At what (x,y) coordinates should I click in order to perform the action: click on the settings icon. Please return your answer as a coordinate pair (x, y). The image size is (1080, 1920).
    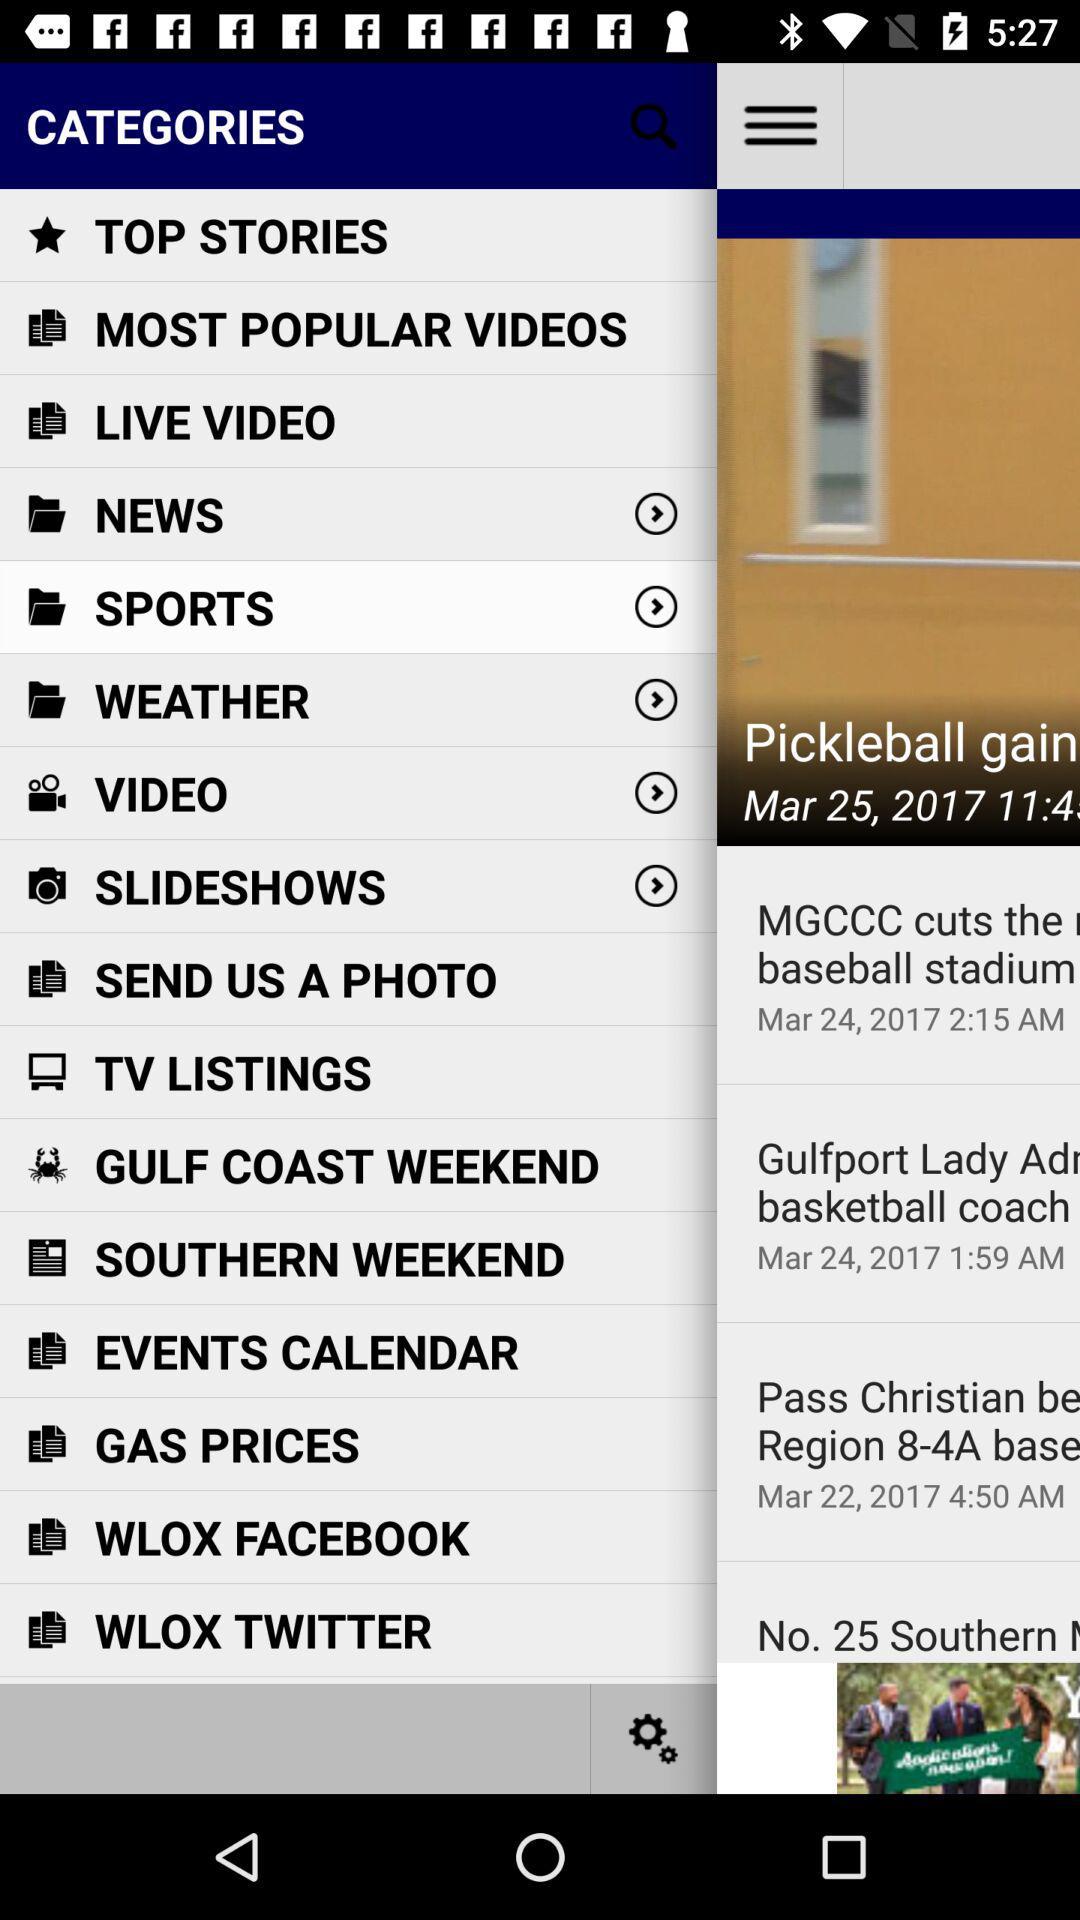
    Looking at the image, I should click on (654, 1737).